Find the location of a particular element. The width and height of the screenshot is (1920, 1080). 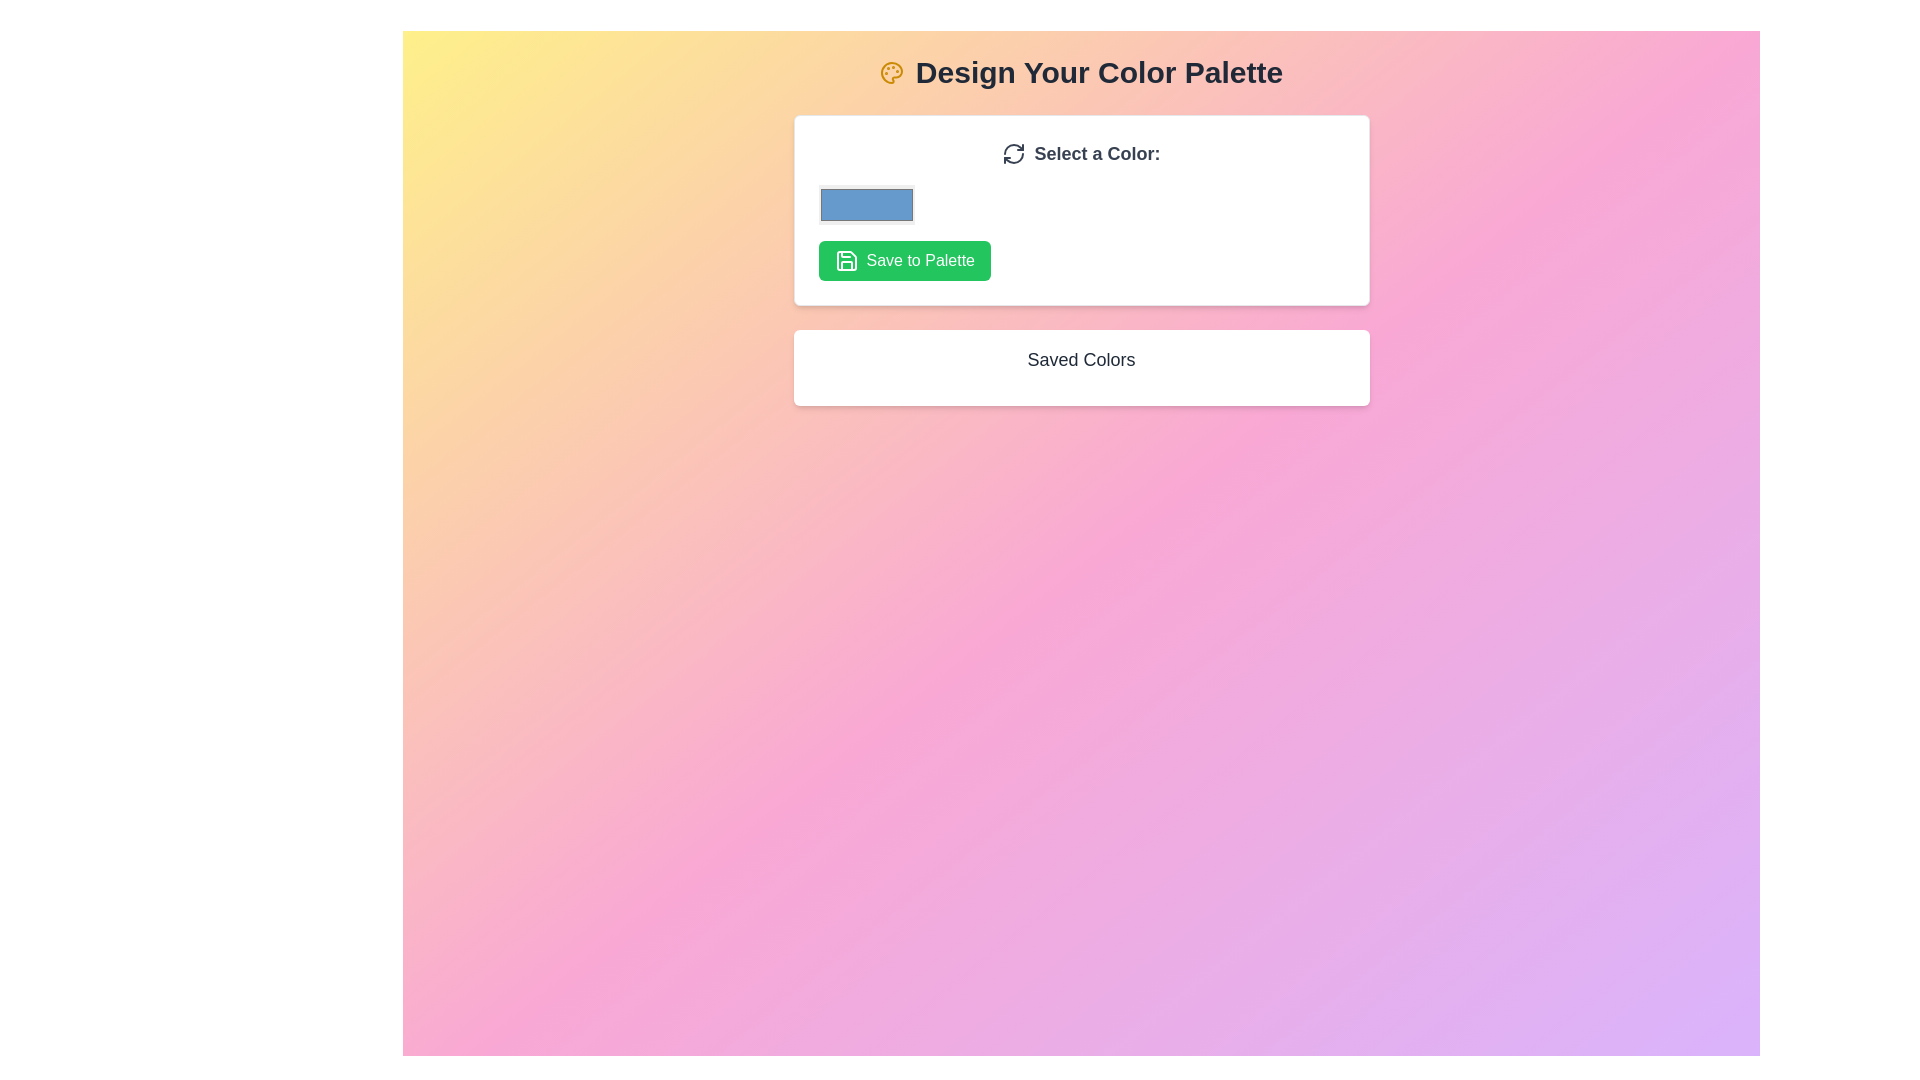

the 'Save to Palette' button, which has a vibrant green background, rounded corners, and is labeled with white bold text is located at coordinates (903, 260).